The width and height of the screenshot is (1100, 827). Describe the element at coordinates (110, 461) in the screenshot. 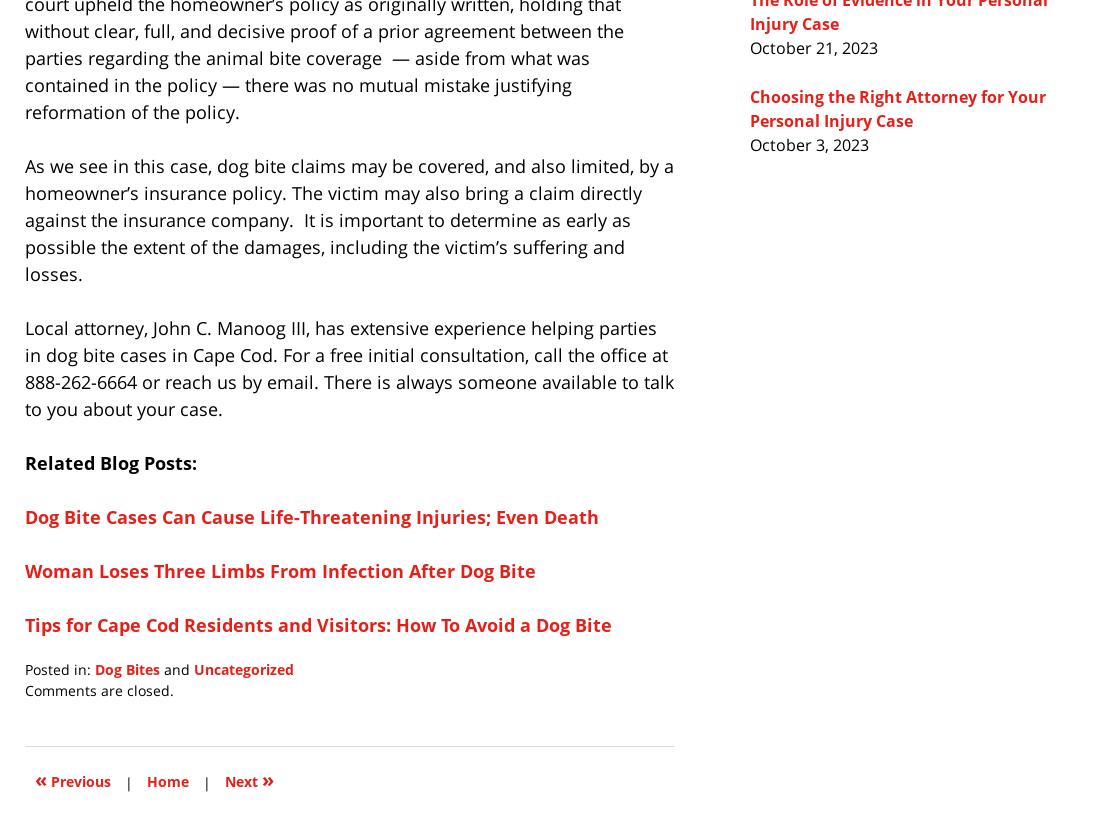

I see `'Related Blog Posts:'` at that location.